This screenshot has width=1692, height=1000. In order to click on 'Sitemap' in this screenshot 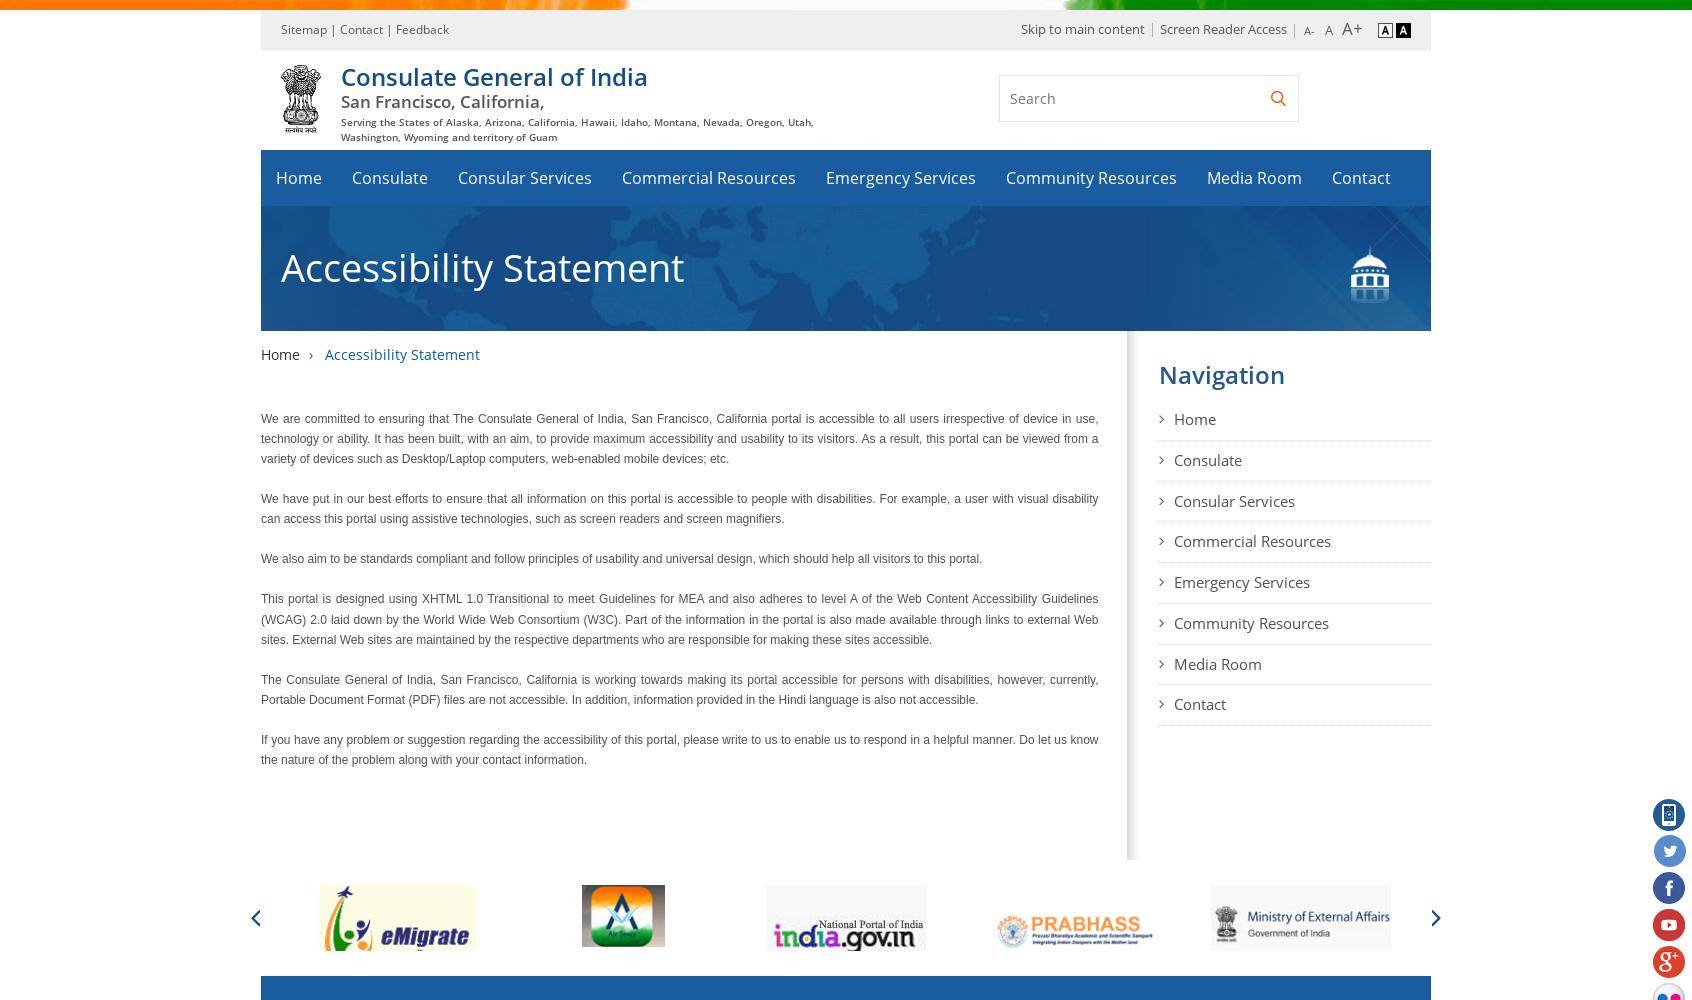, I will do `click(304, 29)`.